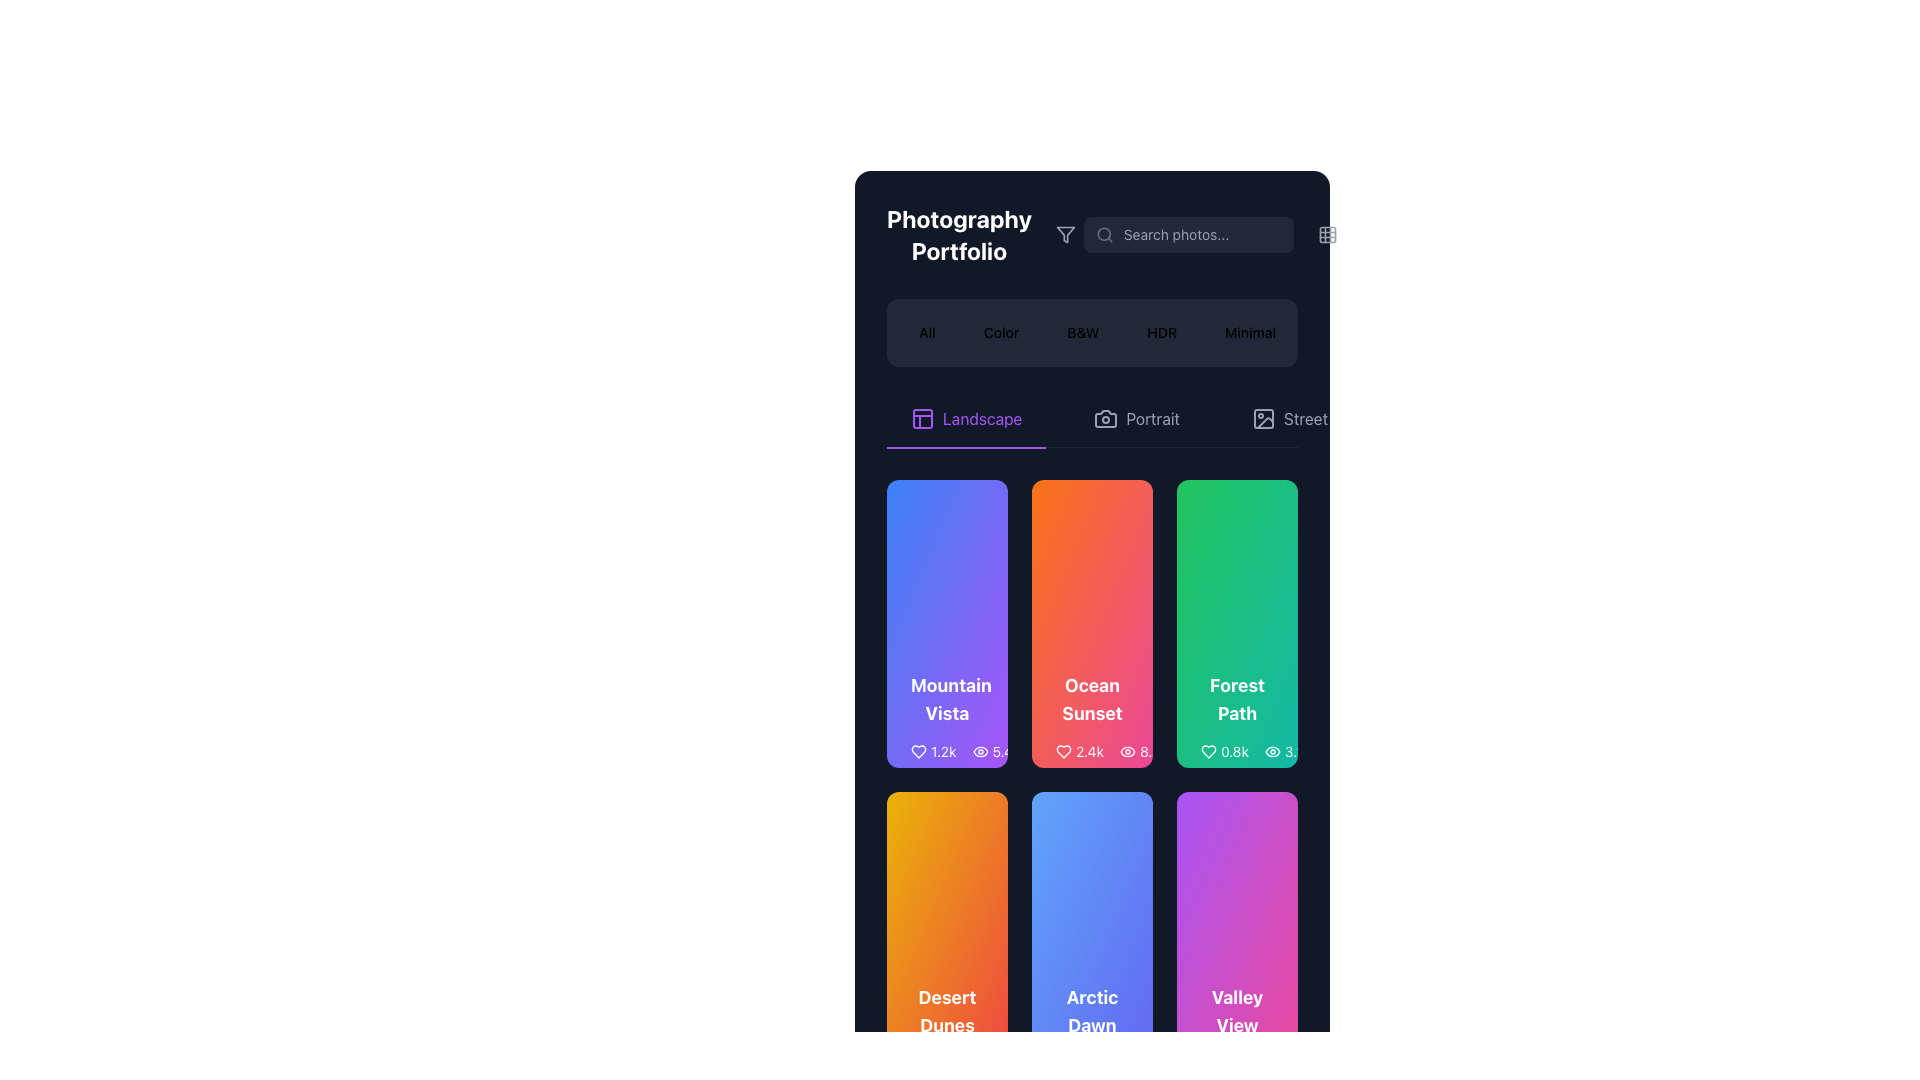  Describe the element at coordinates (921, 418) in the screenshot. I see `the icon positioned to the left of the text 'Landscape', which is a purple outline of a panel with a subdivided frame, located in the top middle section of the interface` at that location.